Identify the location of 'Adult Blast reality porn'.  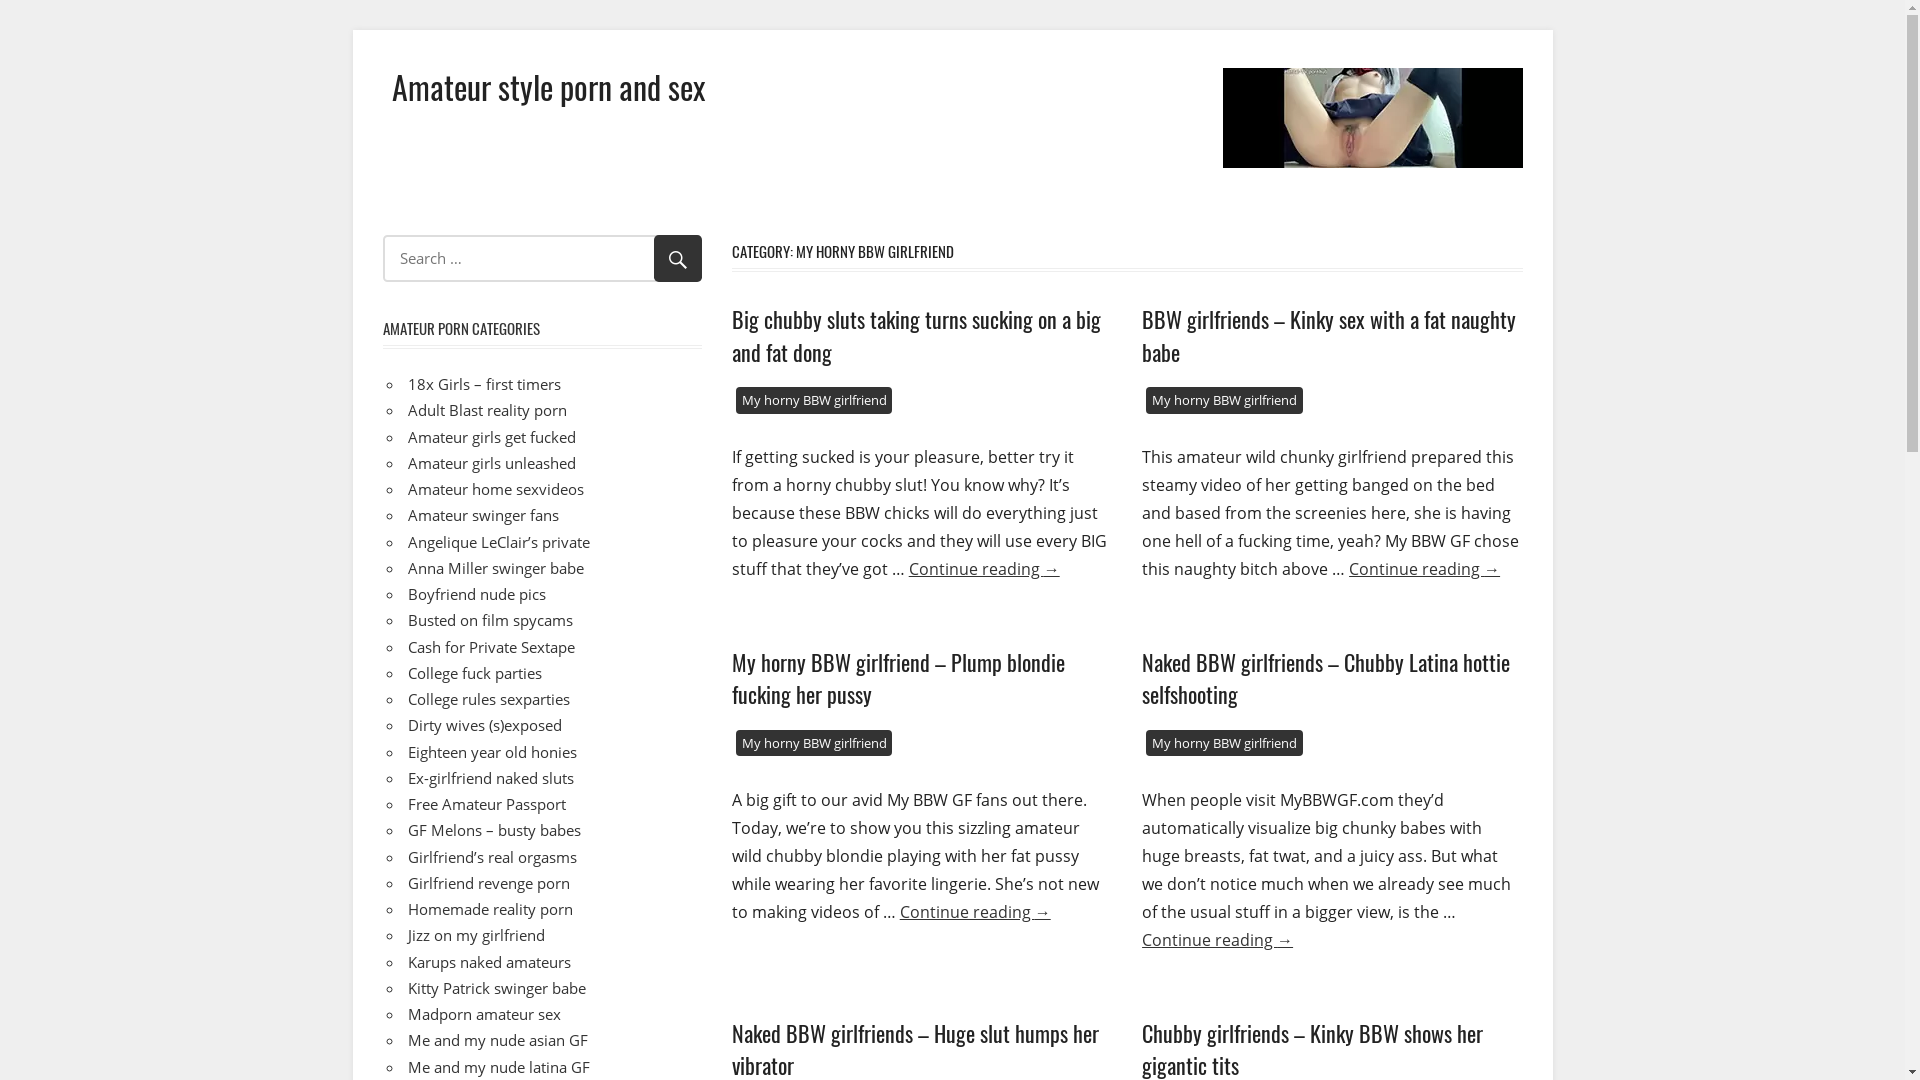
(487, 408).